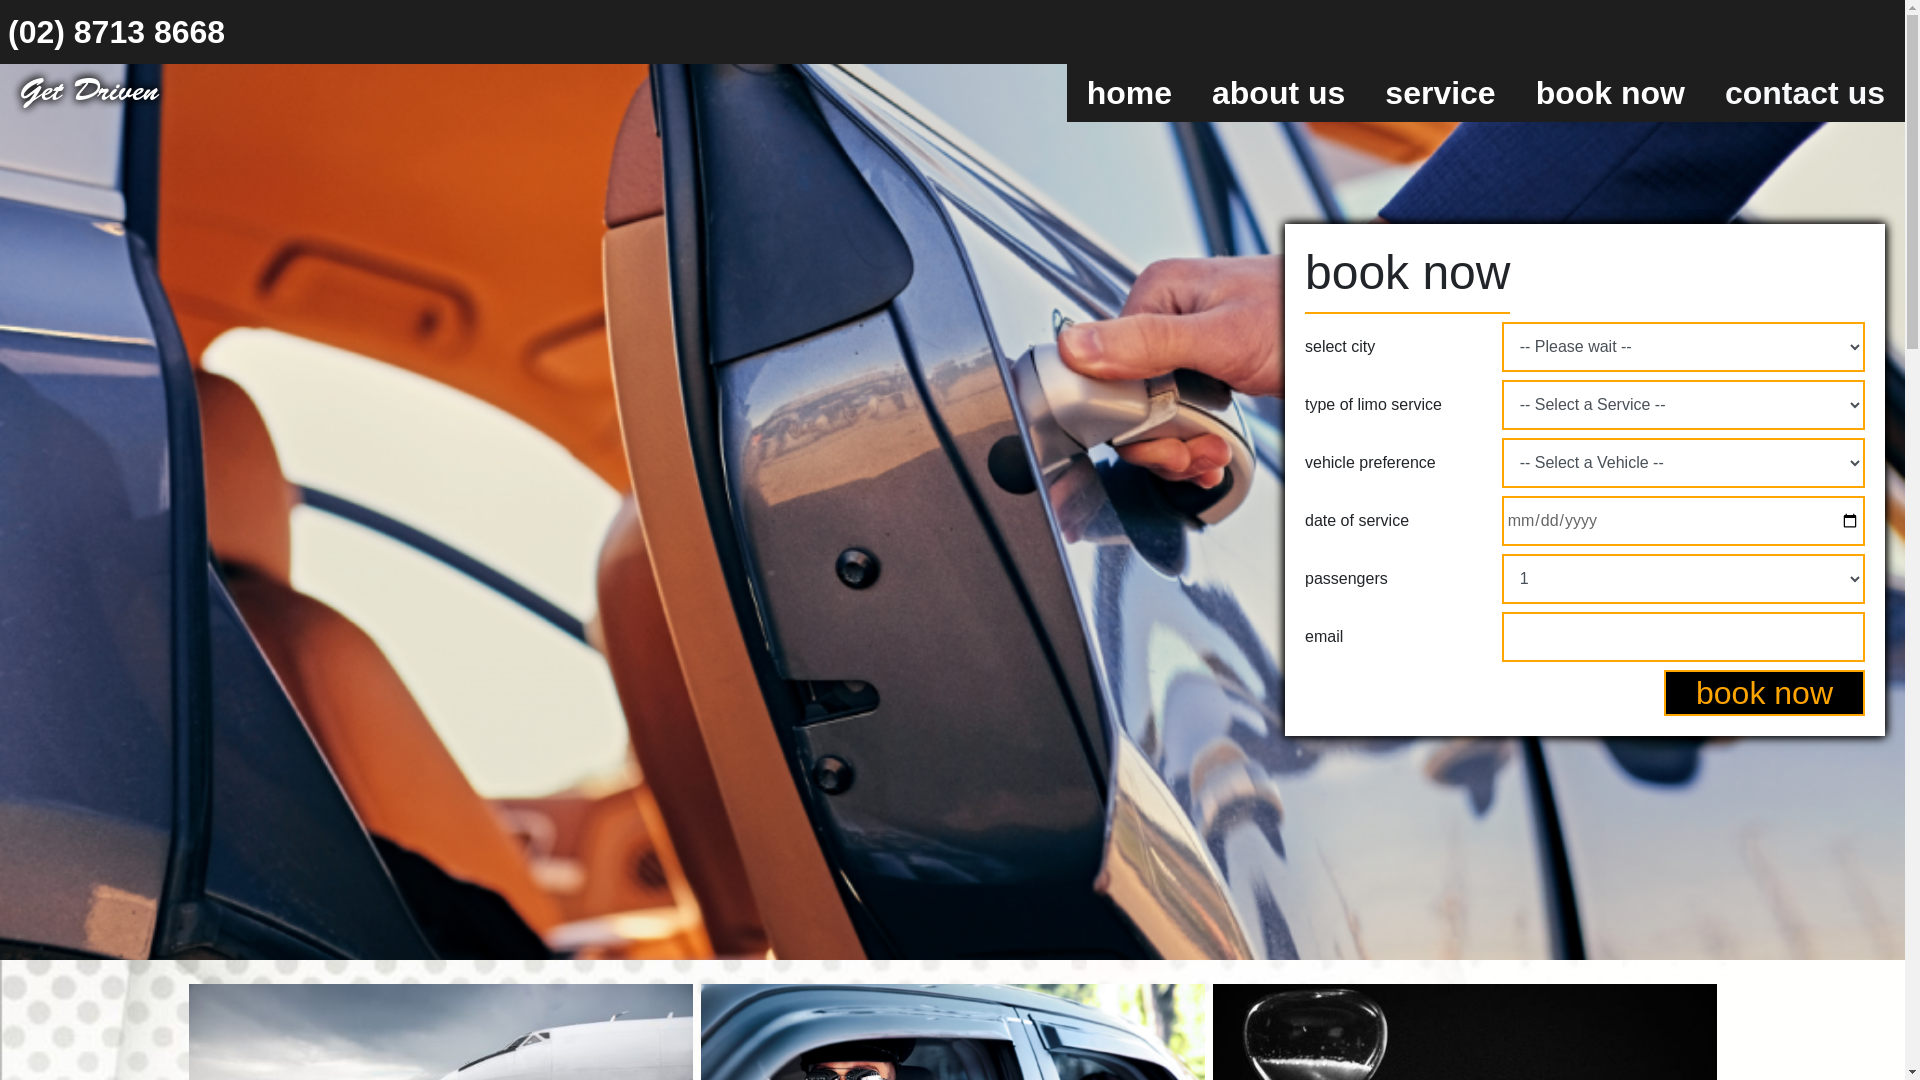 The width and height of the screenshot is (1920, 1080). What do you see at coordinates (1440, 92) in the screenshot?
I see `'service'` at bounding box center [1440, 92].